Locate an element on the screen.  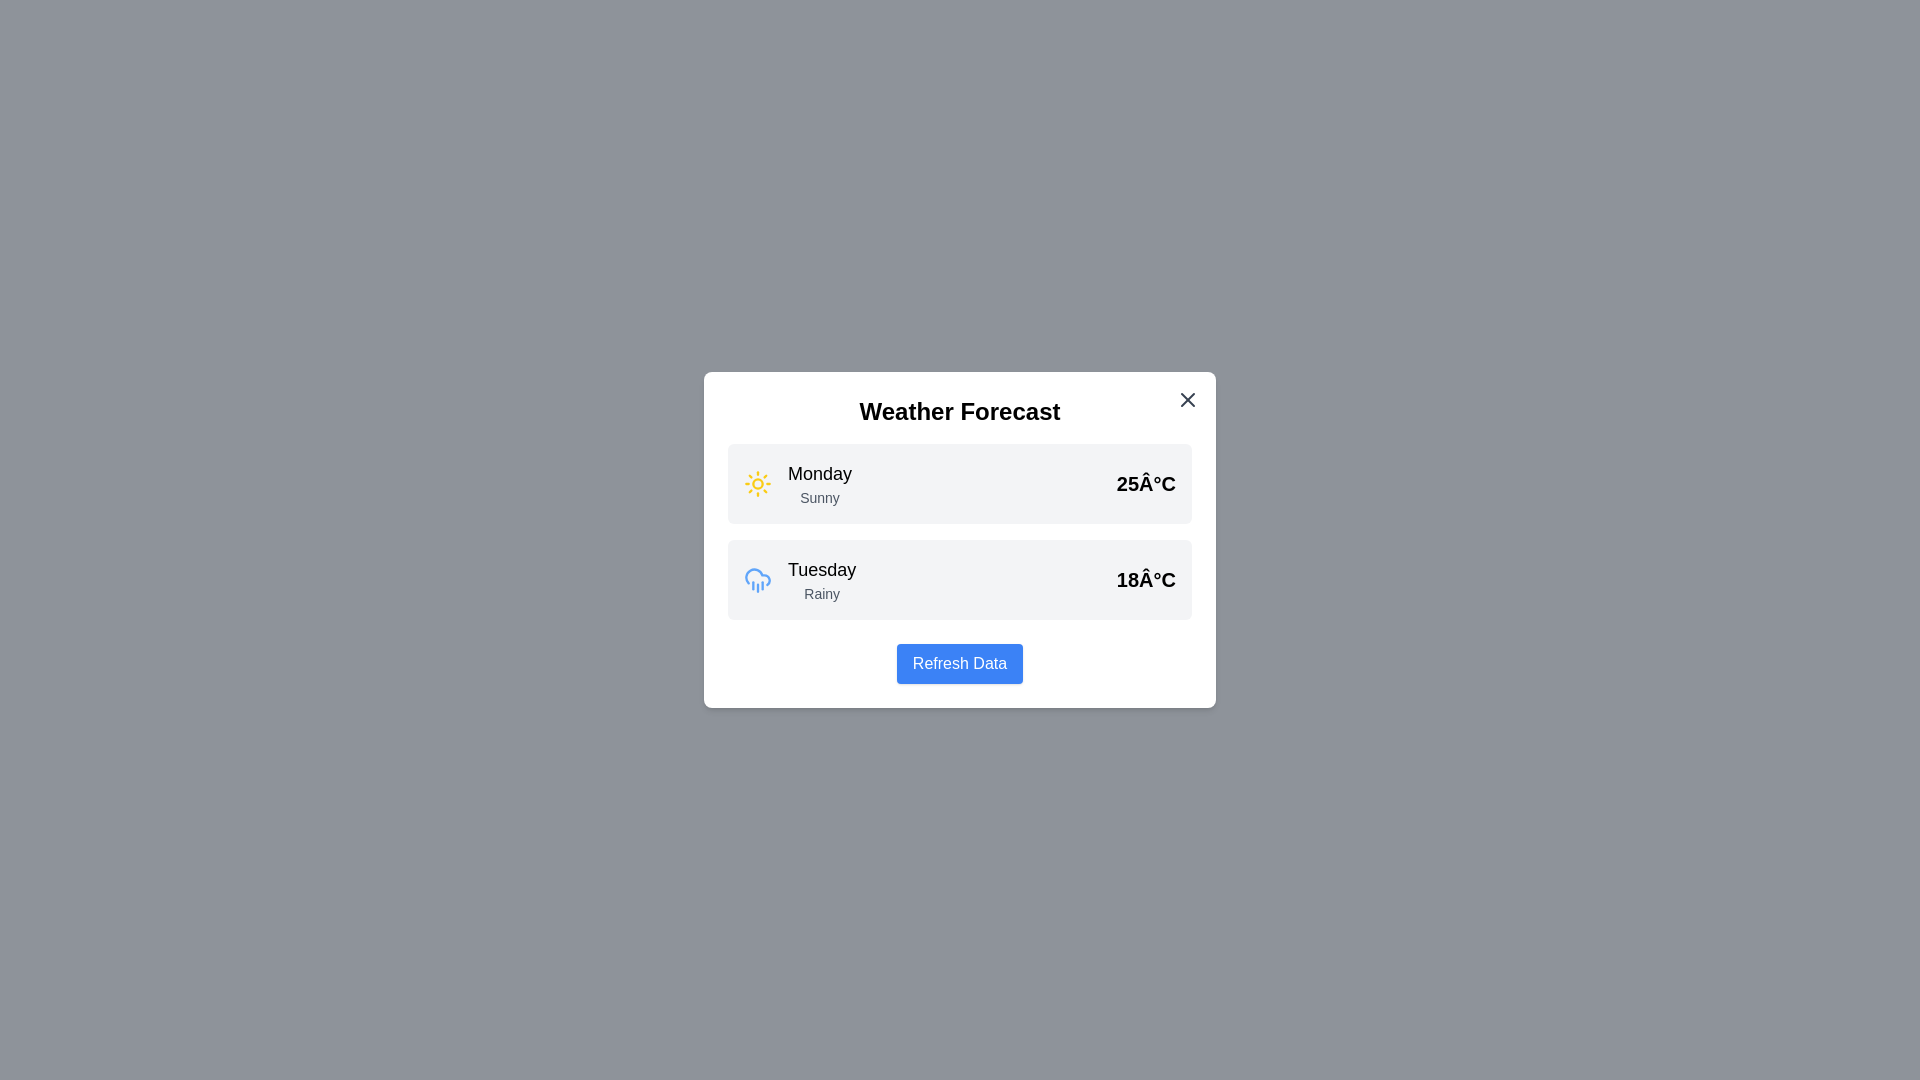
temperature value displayed in the text label for 'Monday' at the far right of the first weather forecast row, which indicates the weather condition 'Sunny' is located at coordinates (1146, 483).